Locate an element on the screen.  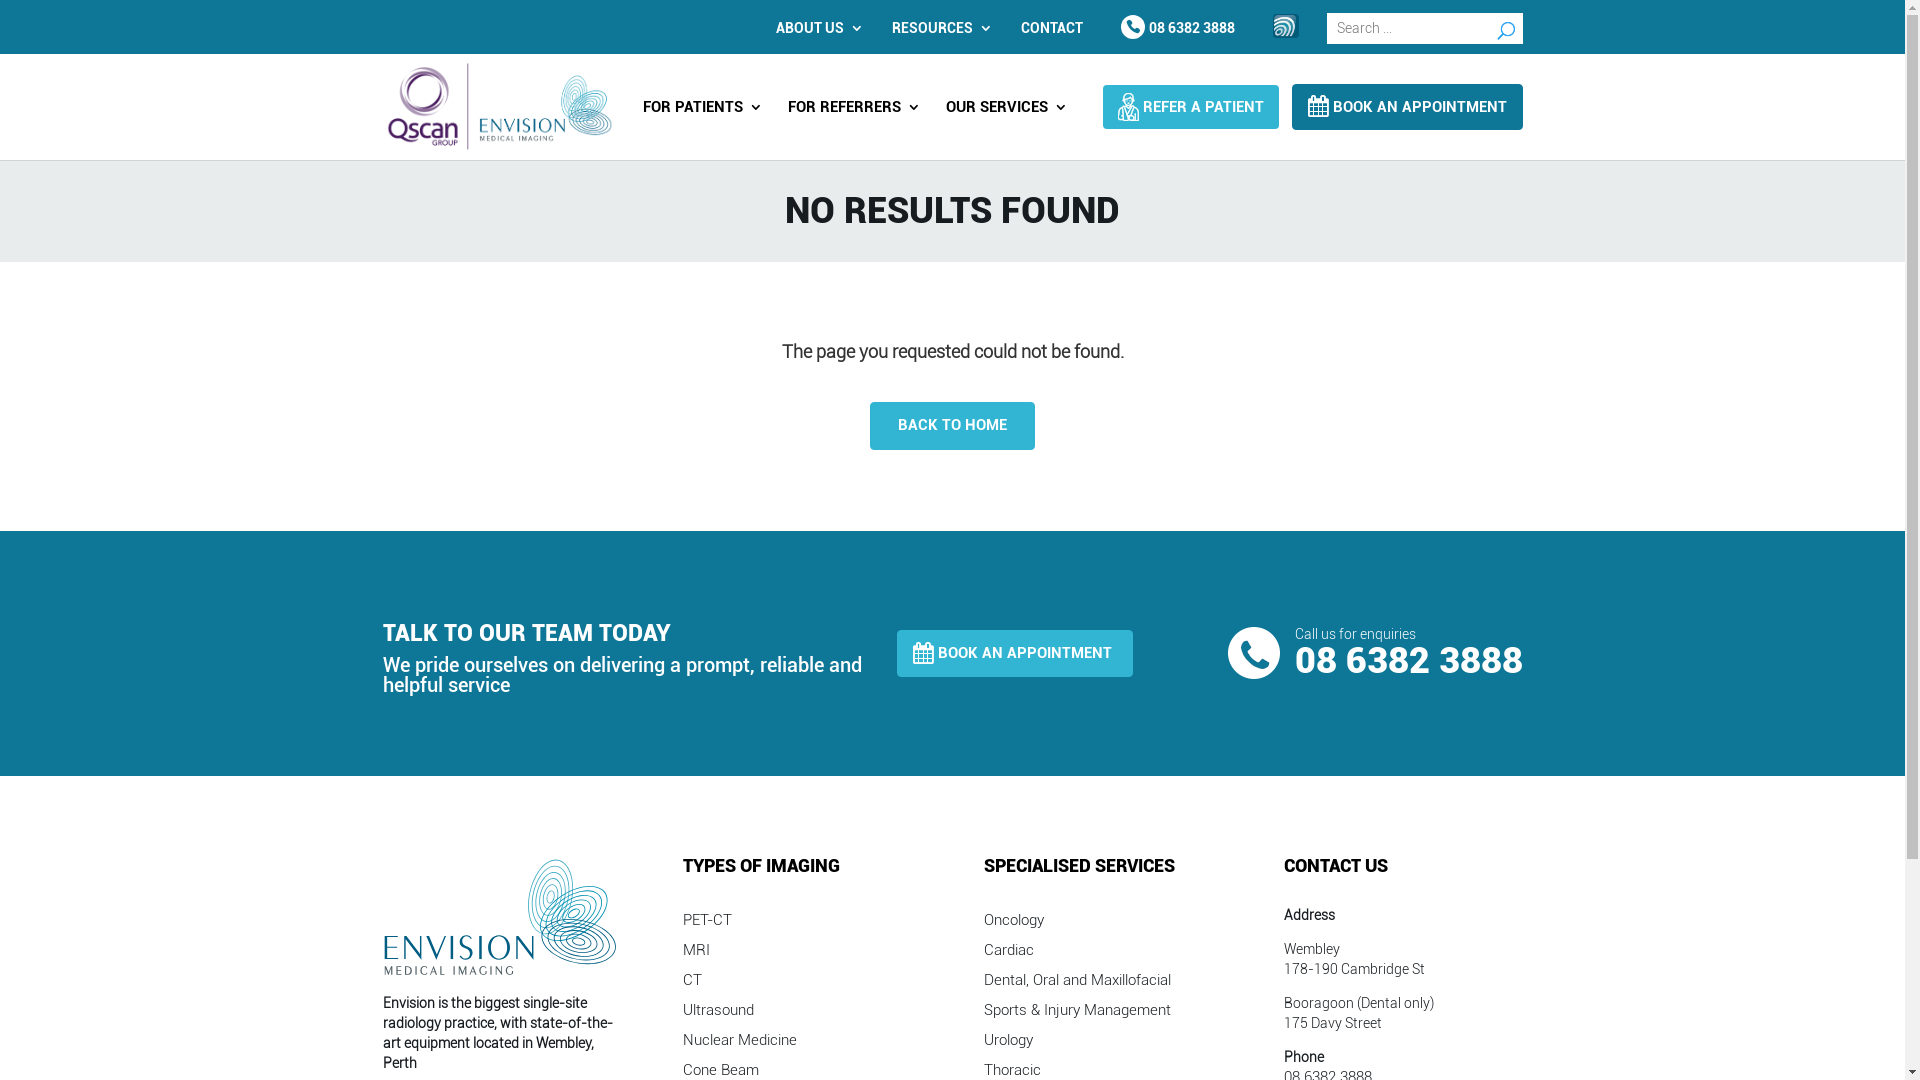
'RESOURCES' is located at coordinates (936, 27).